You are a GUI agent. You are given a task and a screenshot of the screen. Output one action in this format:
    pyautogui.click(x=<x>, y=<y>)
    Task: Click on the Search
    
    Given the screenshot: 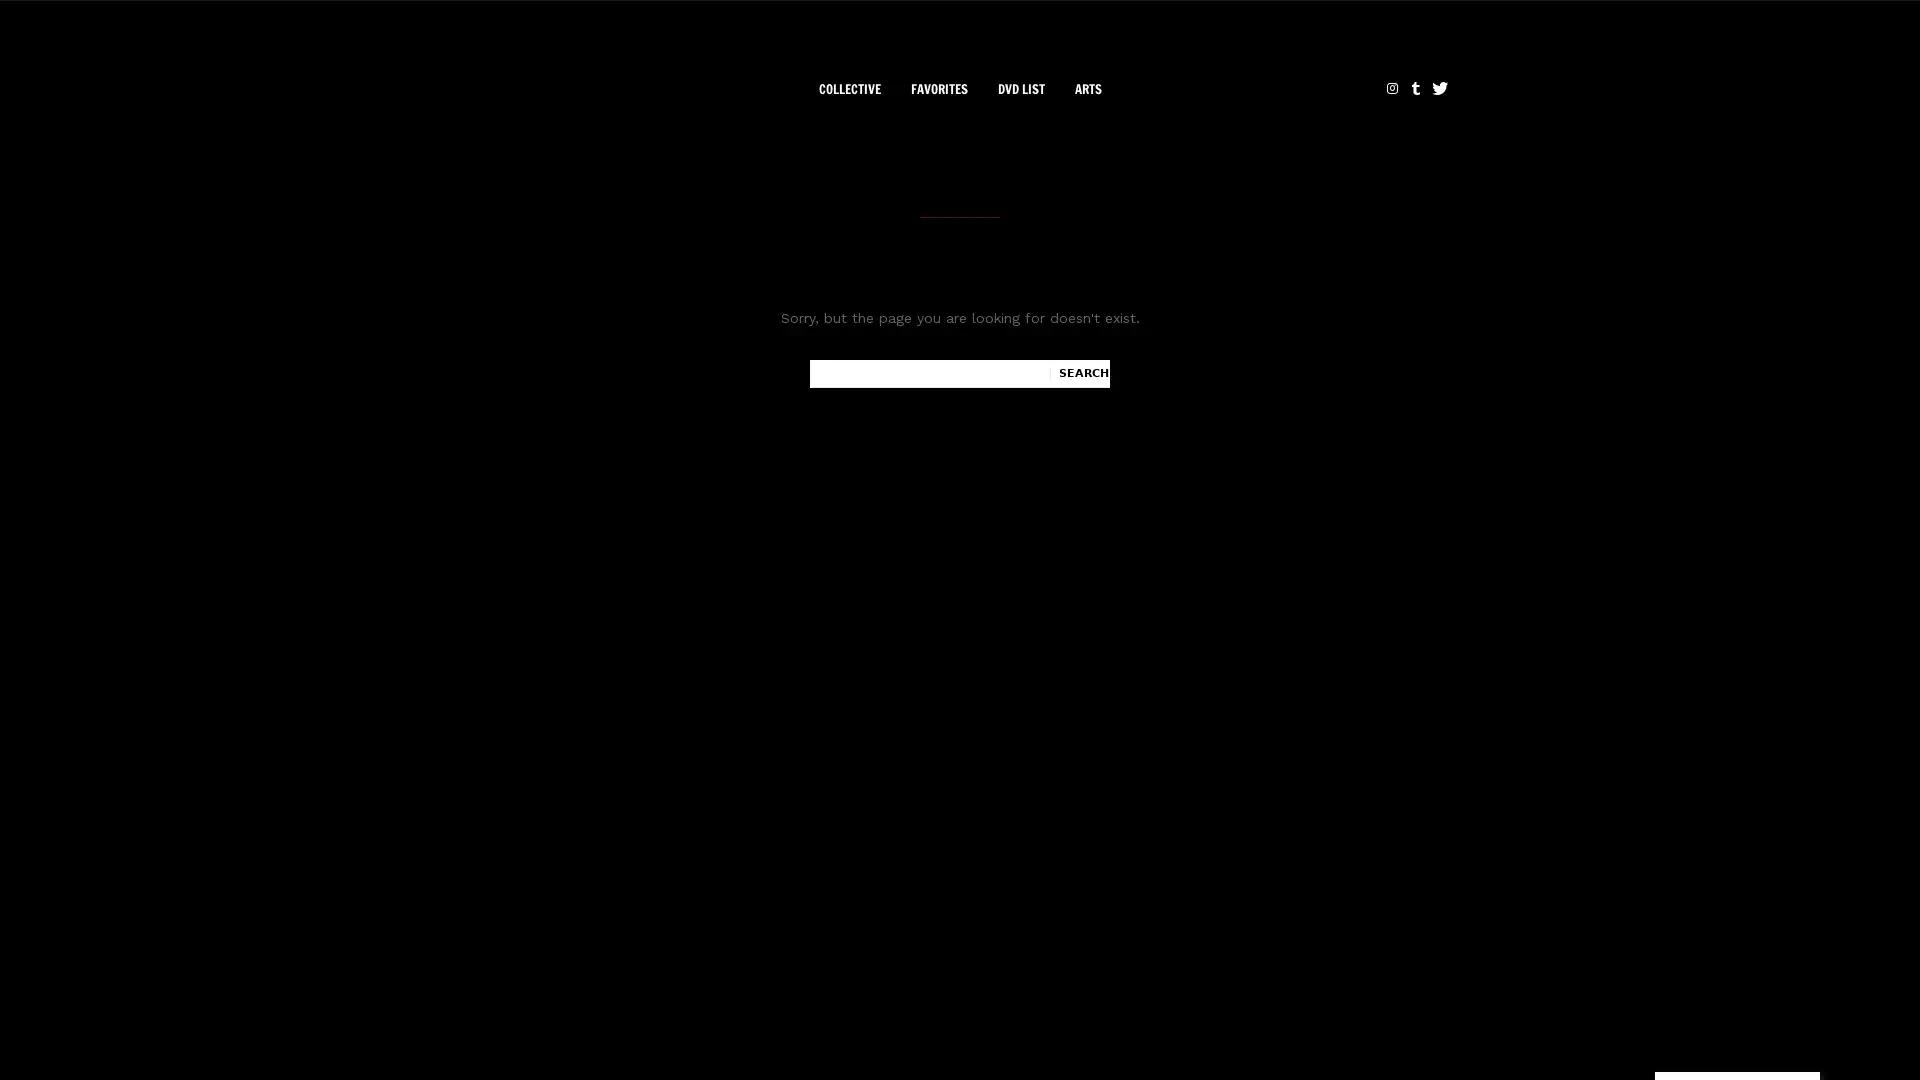 What is the action you would take?
    pyautogui.click(x=1079, y=373)
    